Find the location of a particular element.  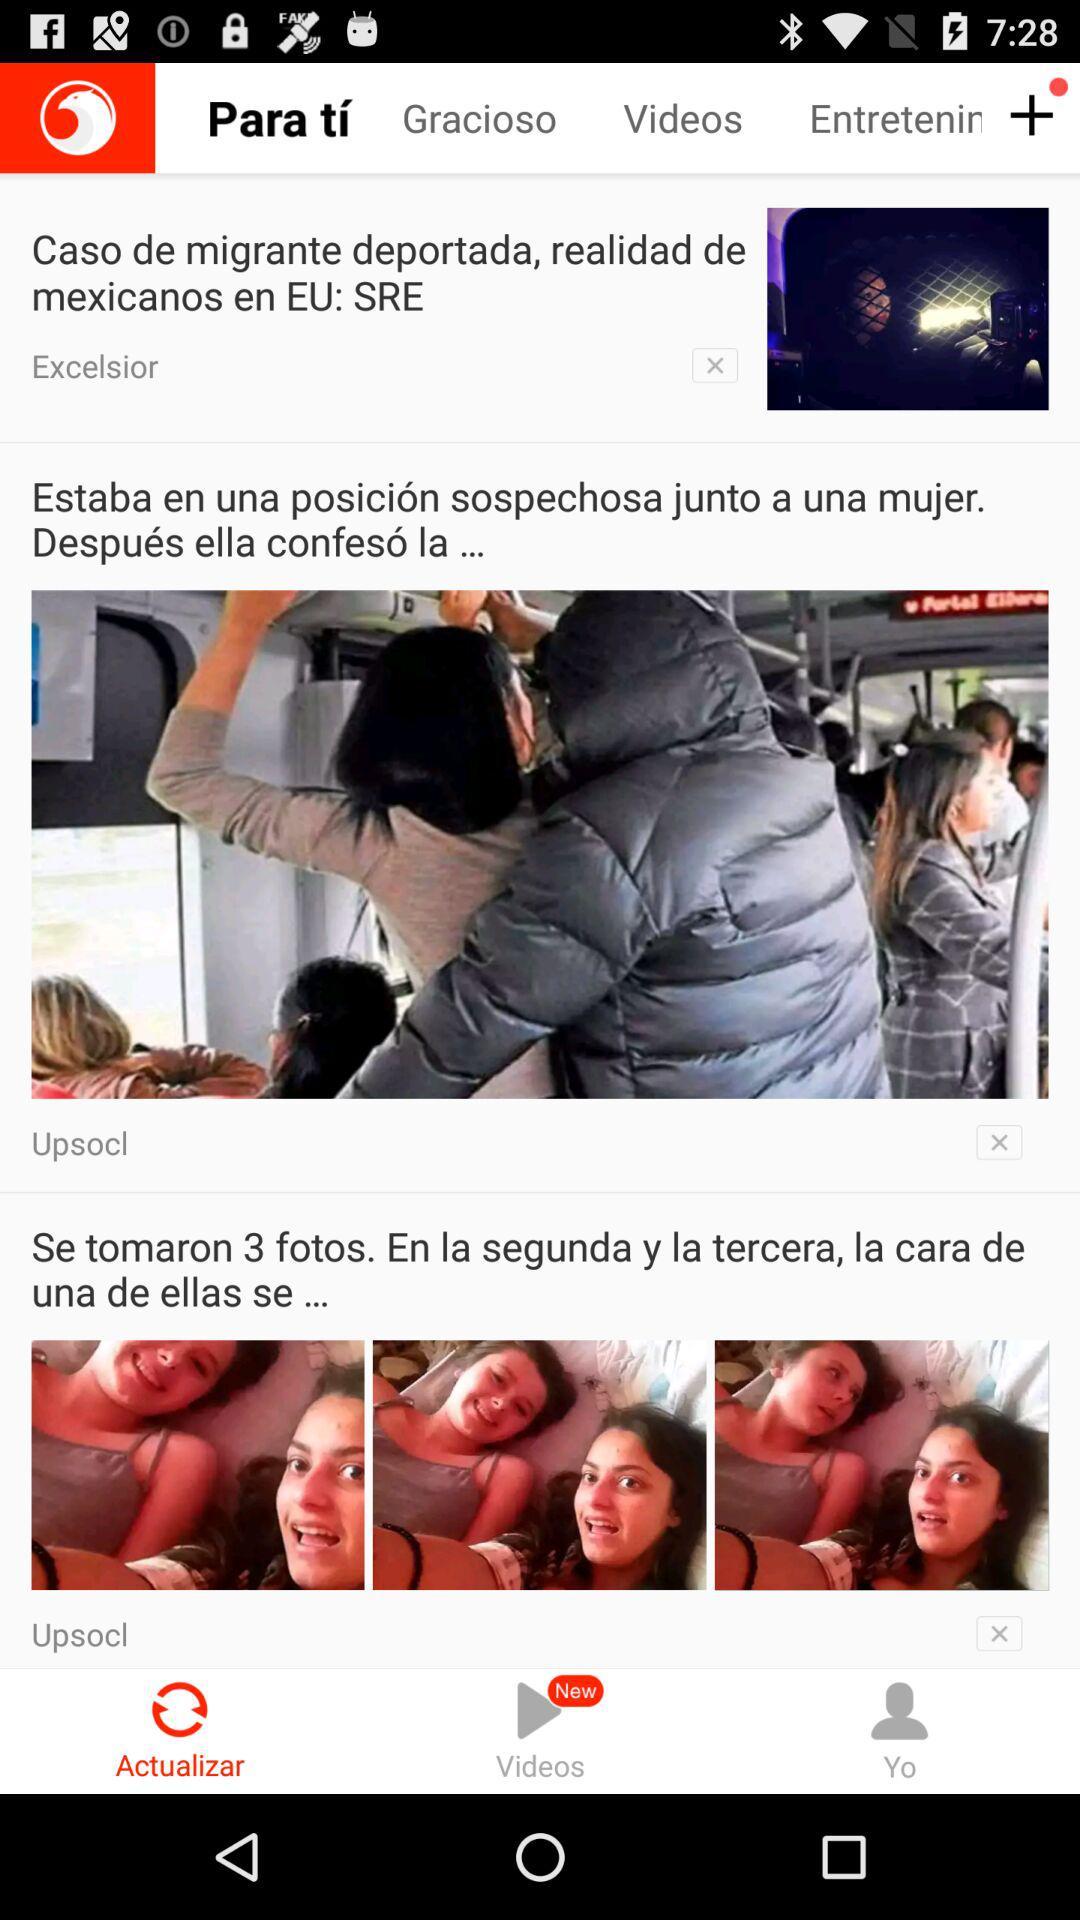

window is located at coordinates (1005, 1142).